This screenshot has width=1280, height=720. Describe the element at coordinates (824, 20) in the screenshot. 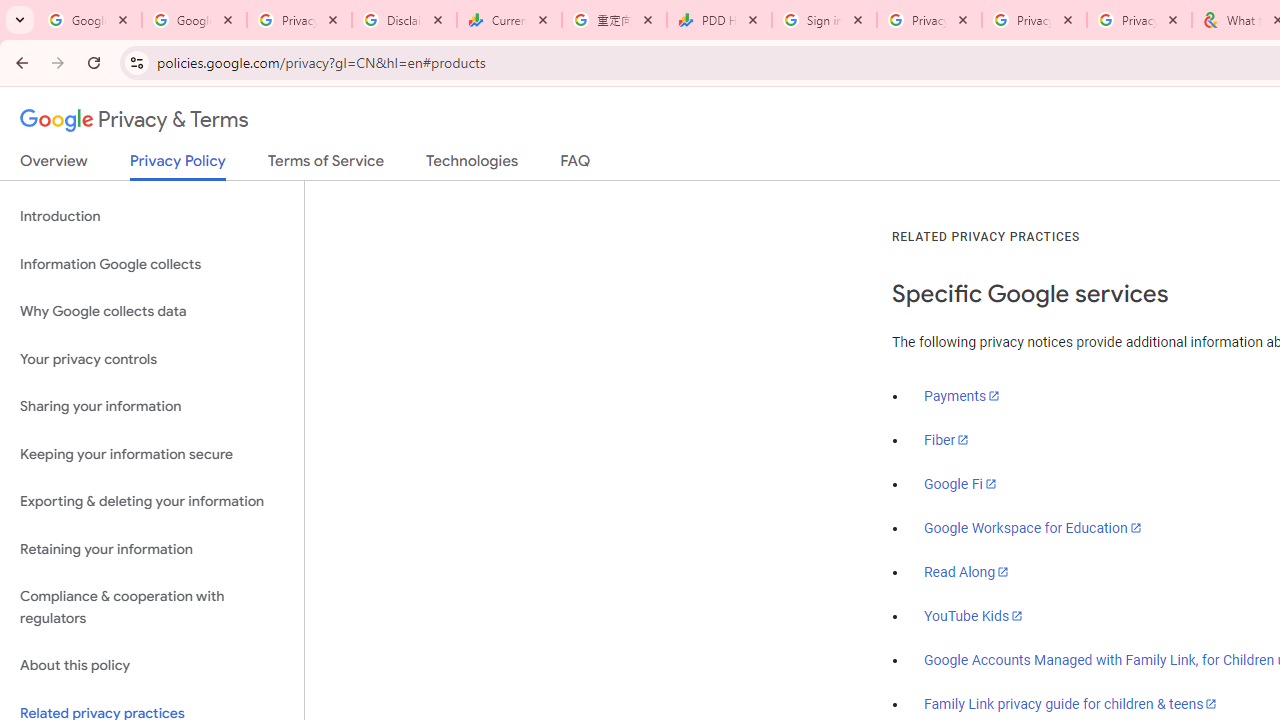

I see `'Sign in - Google Accounts'` at that location.